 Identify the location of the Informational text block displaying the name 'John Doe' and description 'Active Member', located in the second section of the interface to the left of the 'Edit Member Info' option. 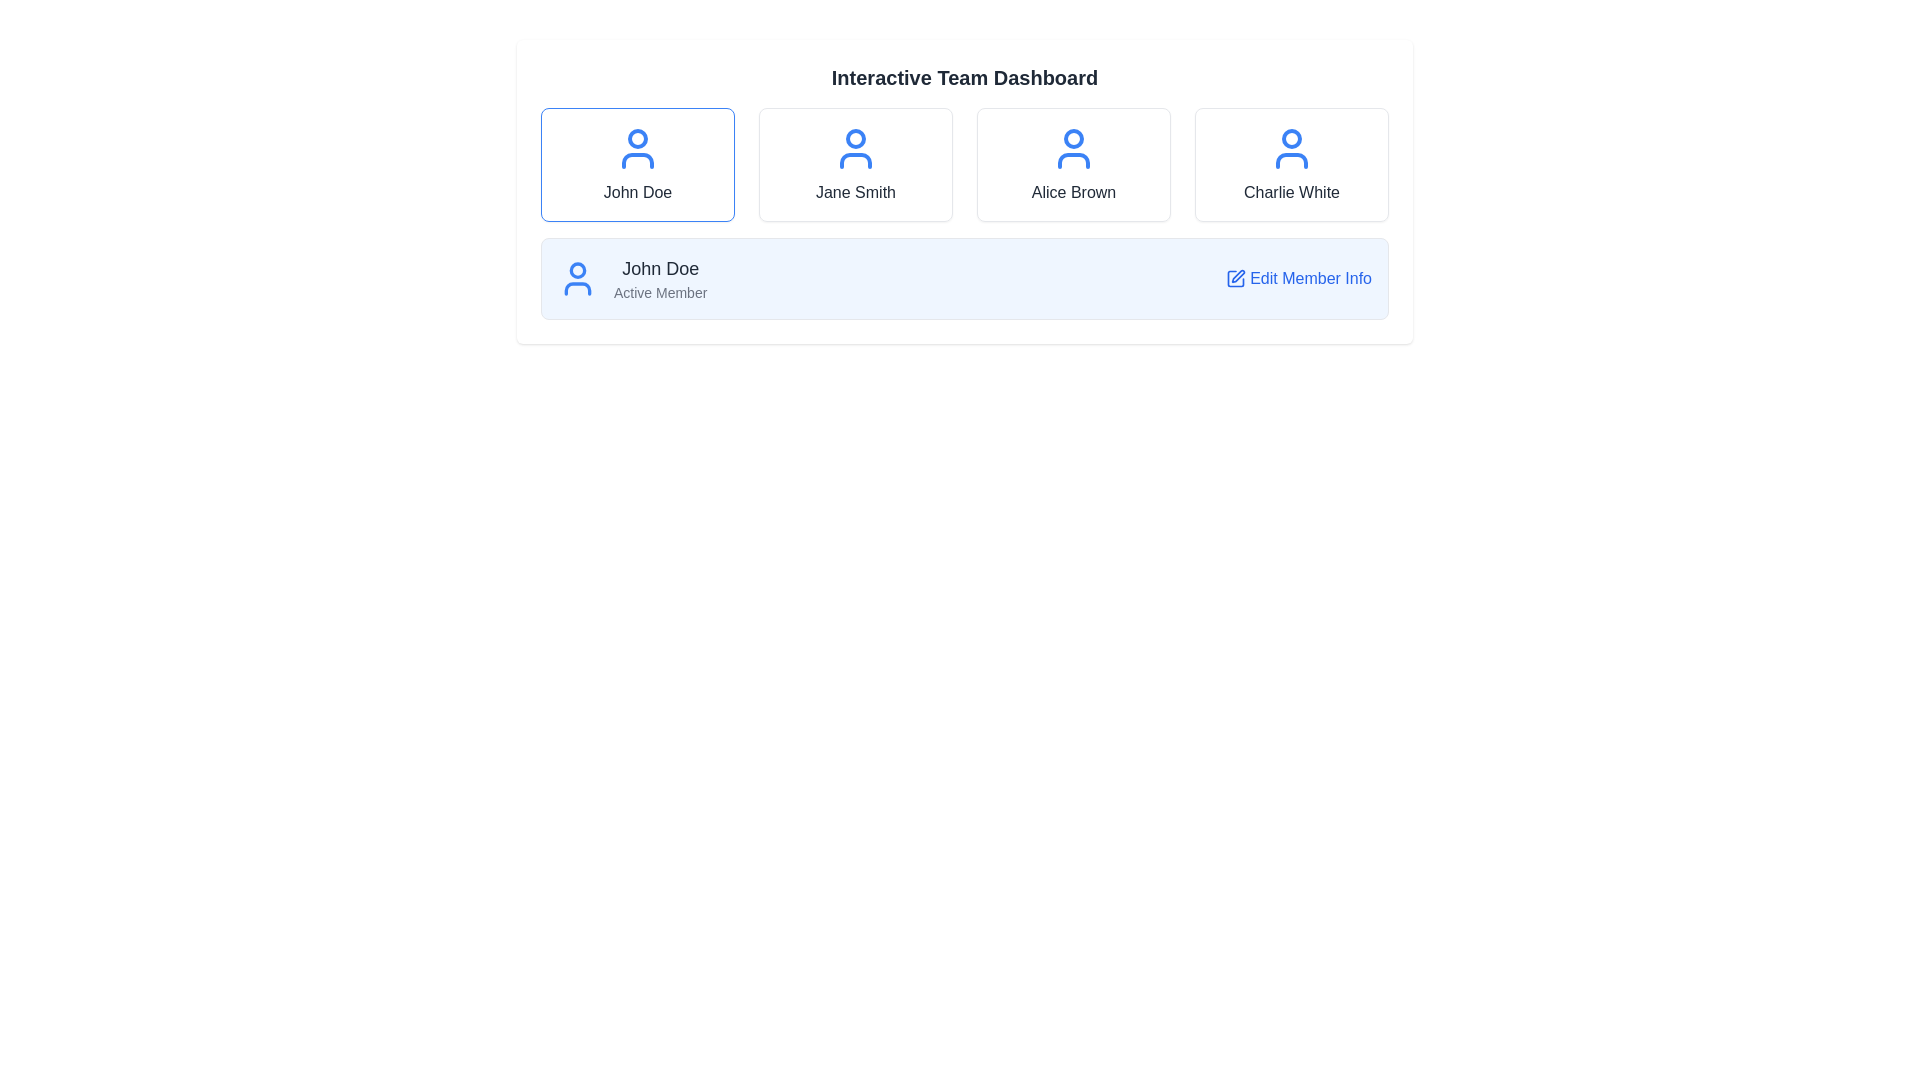
(660, 278).